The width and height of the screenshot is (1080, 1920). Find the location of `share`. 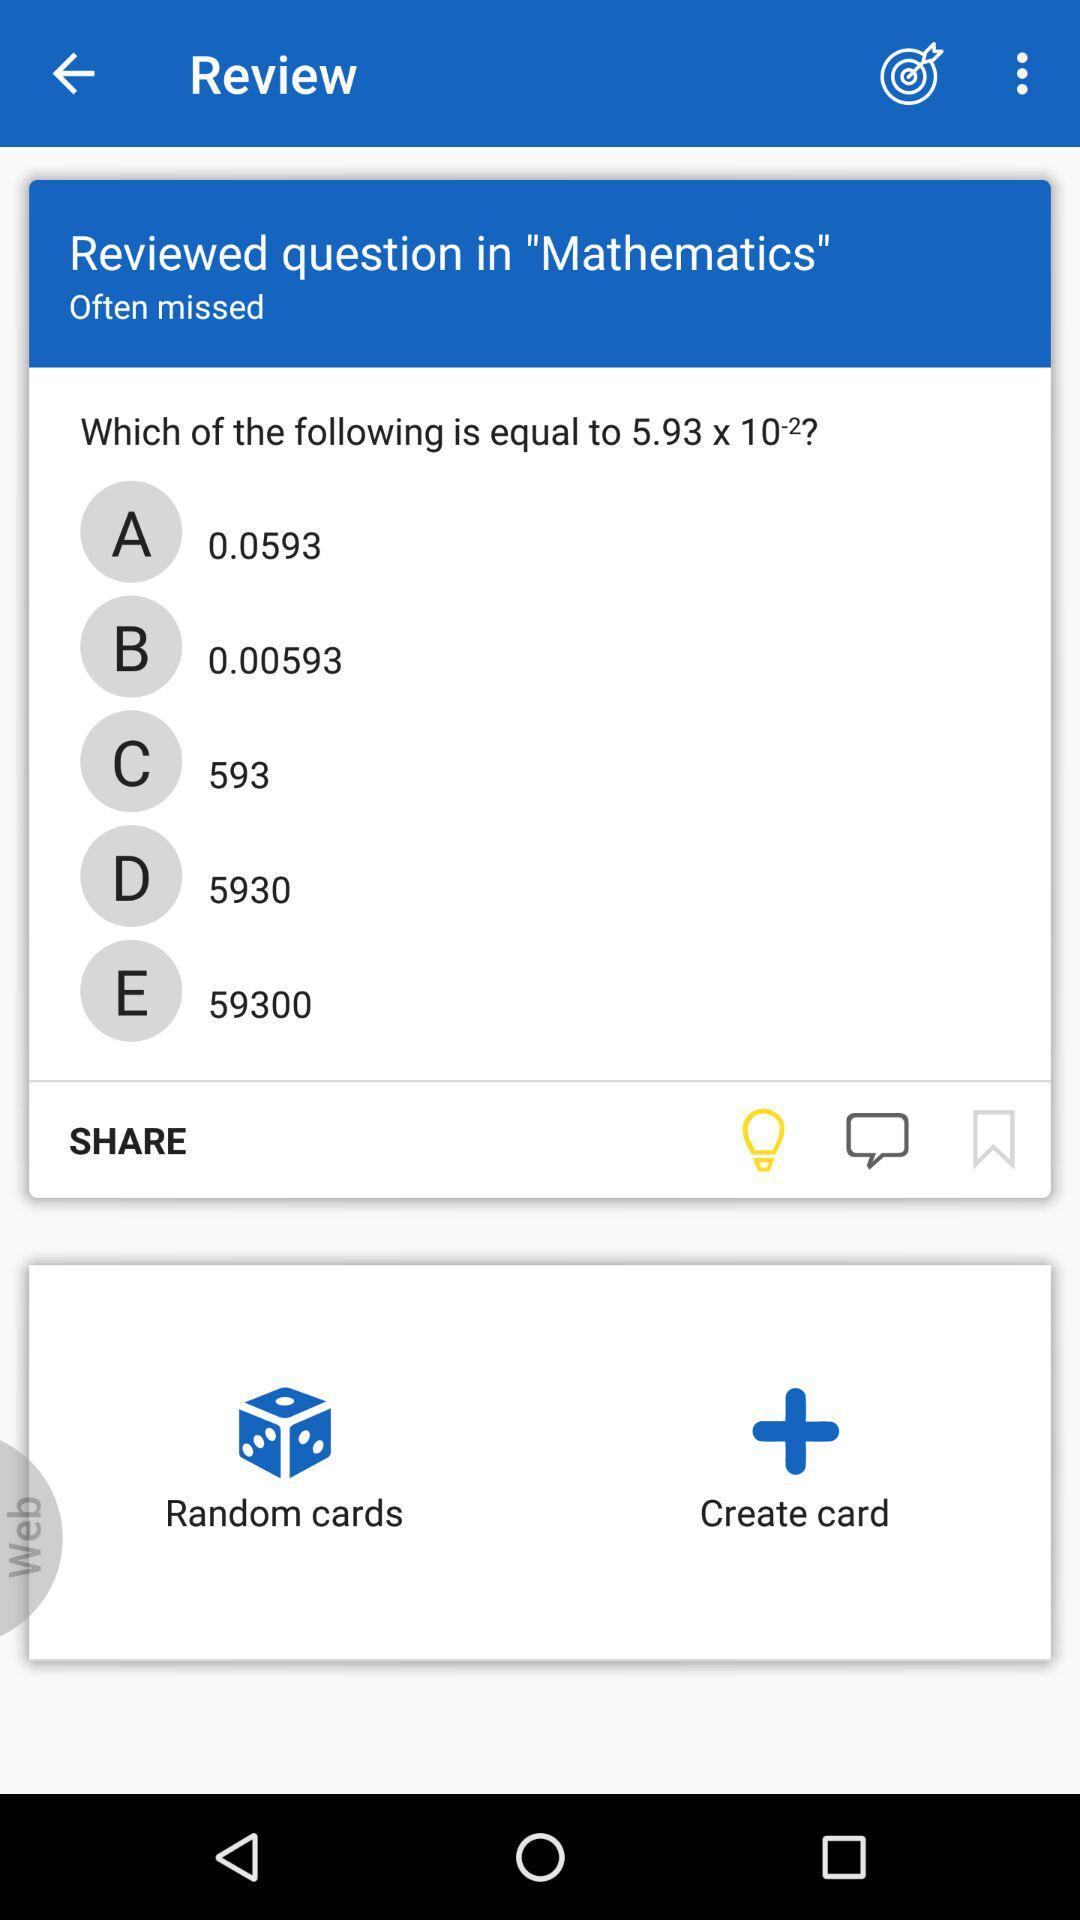

share is located at coordinates (108, 1140).